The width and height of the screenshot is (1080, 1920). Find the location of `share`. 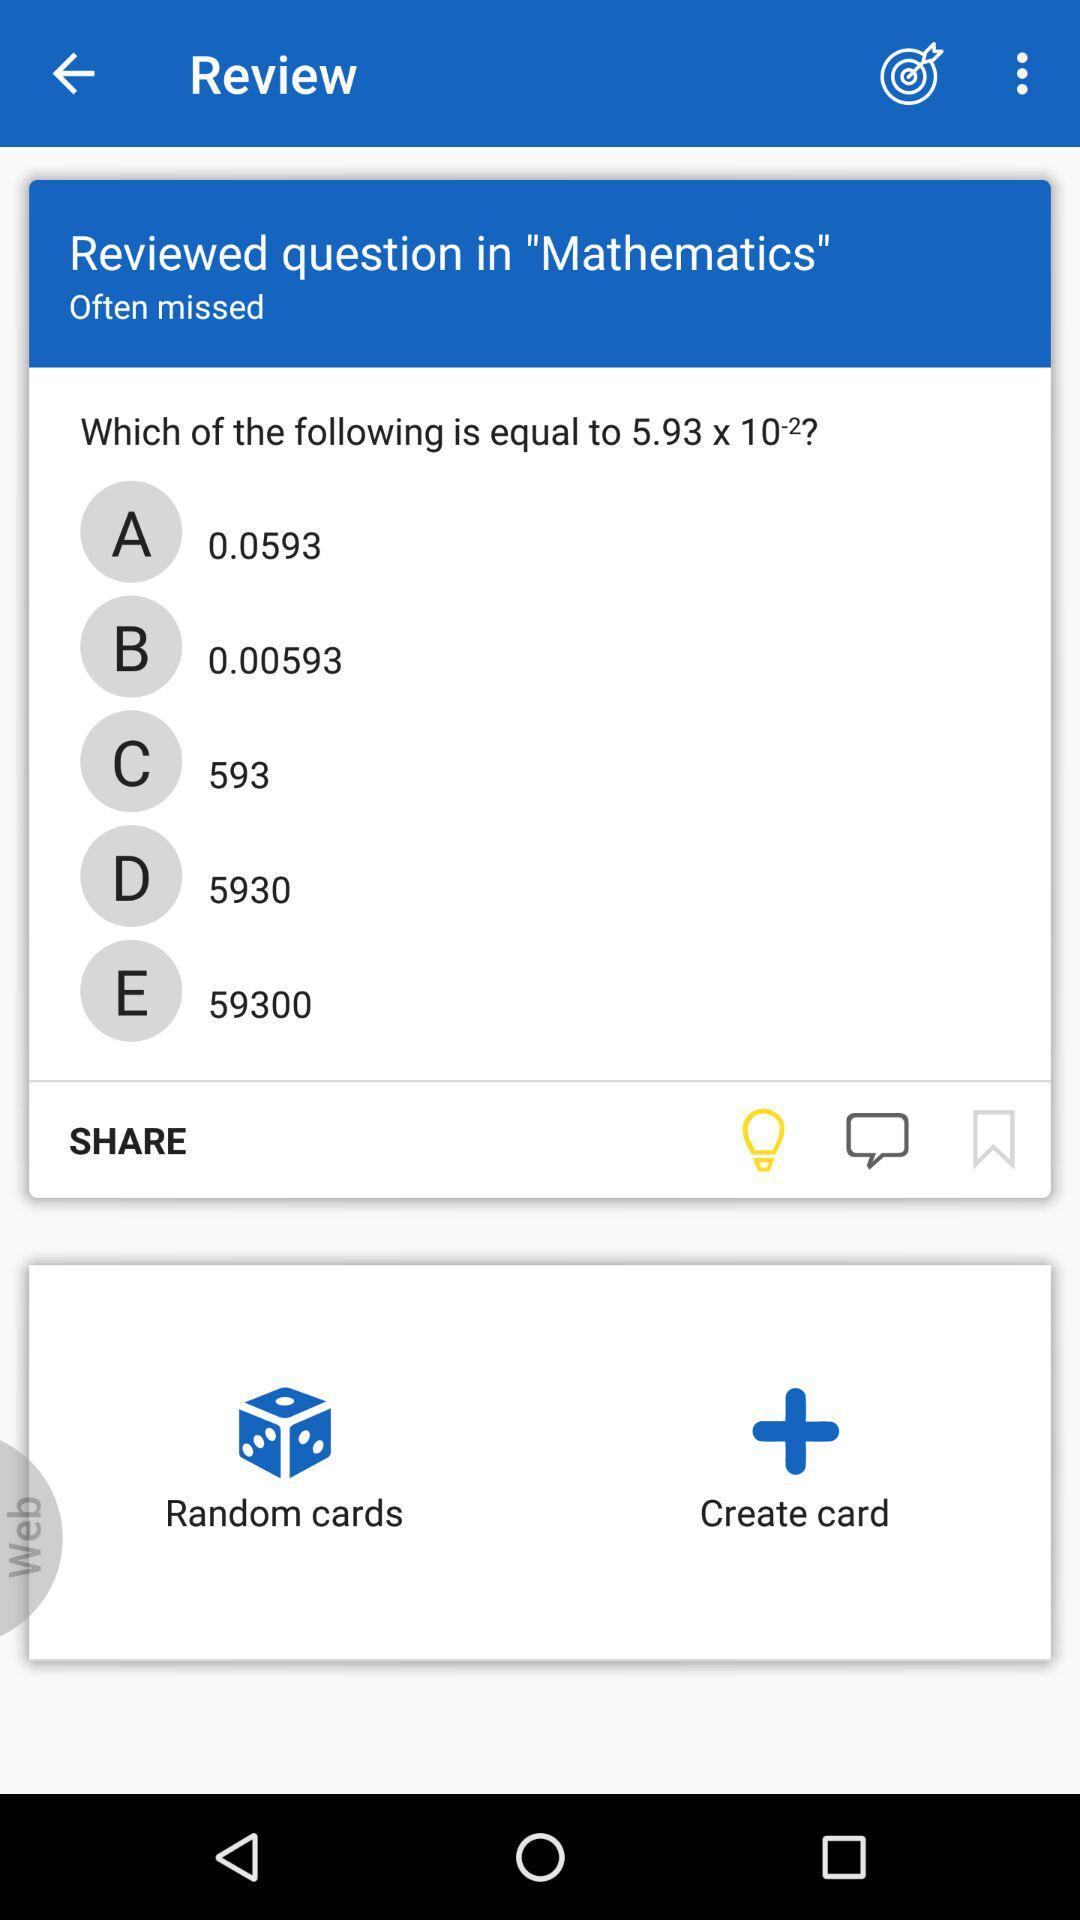

share is located at coordinates (108, 1140).